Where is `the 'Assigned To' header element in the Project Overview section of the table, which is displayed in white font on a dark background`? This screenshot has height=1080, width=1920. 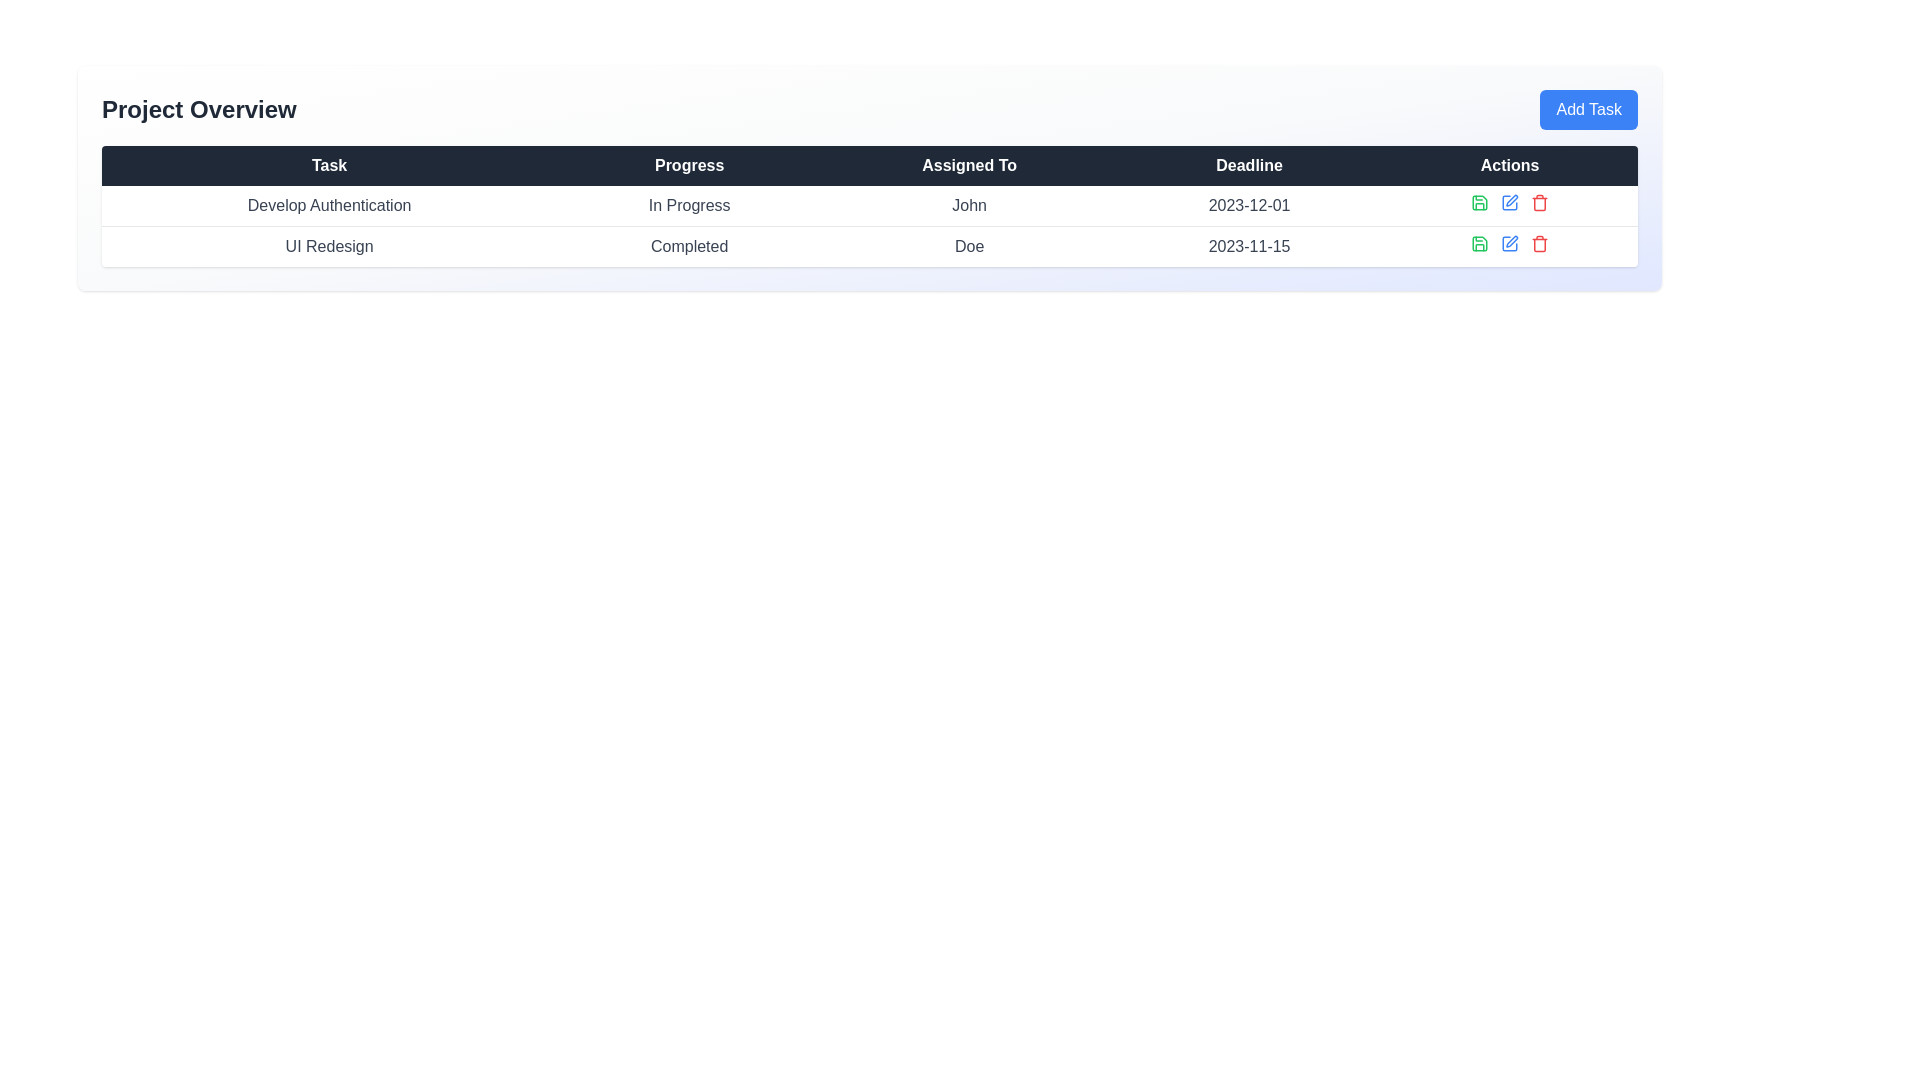 the 'Assigned To' header element in the Project Overview section of the table, which is displayed in white font on a dark background is located at coordinates (969, 164).